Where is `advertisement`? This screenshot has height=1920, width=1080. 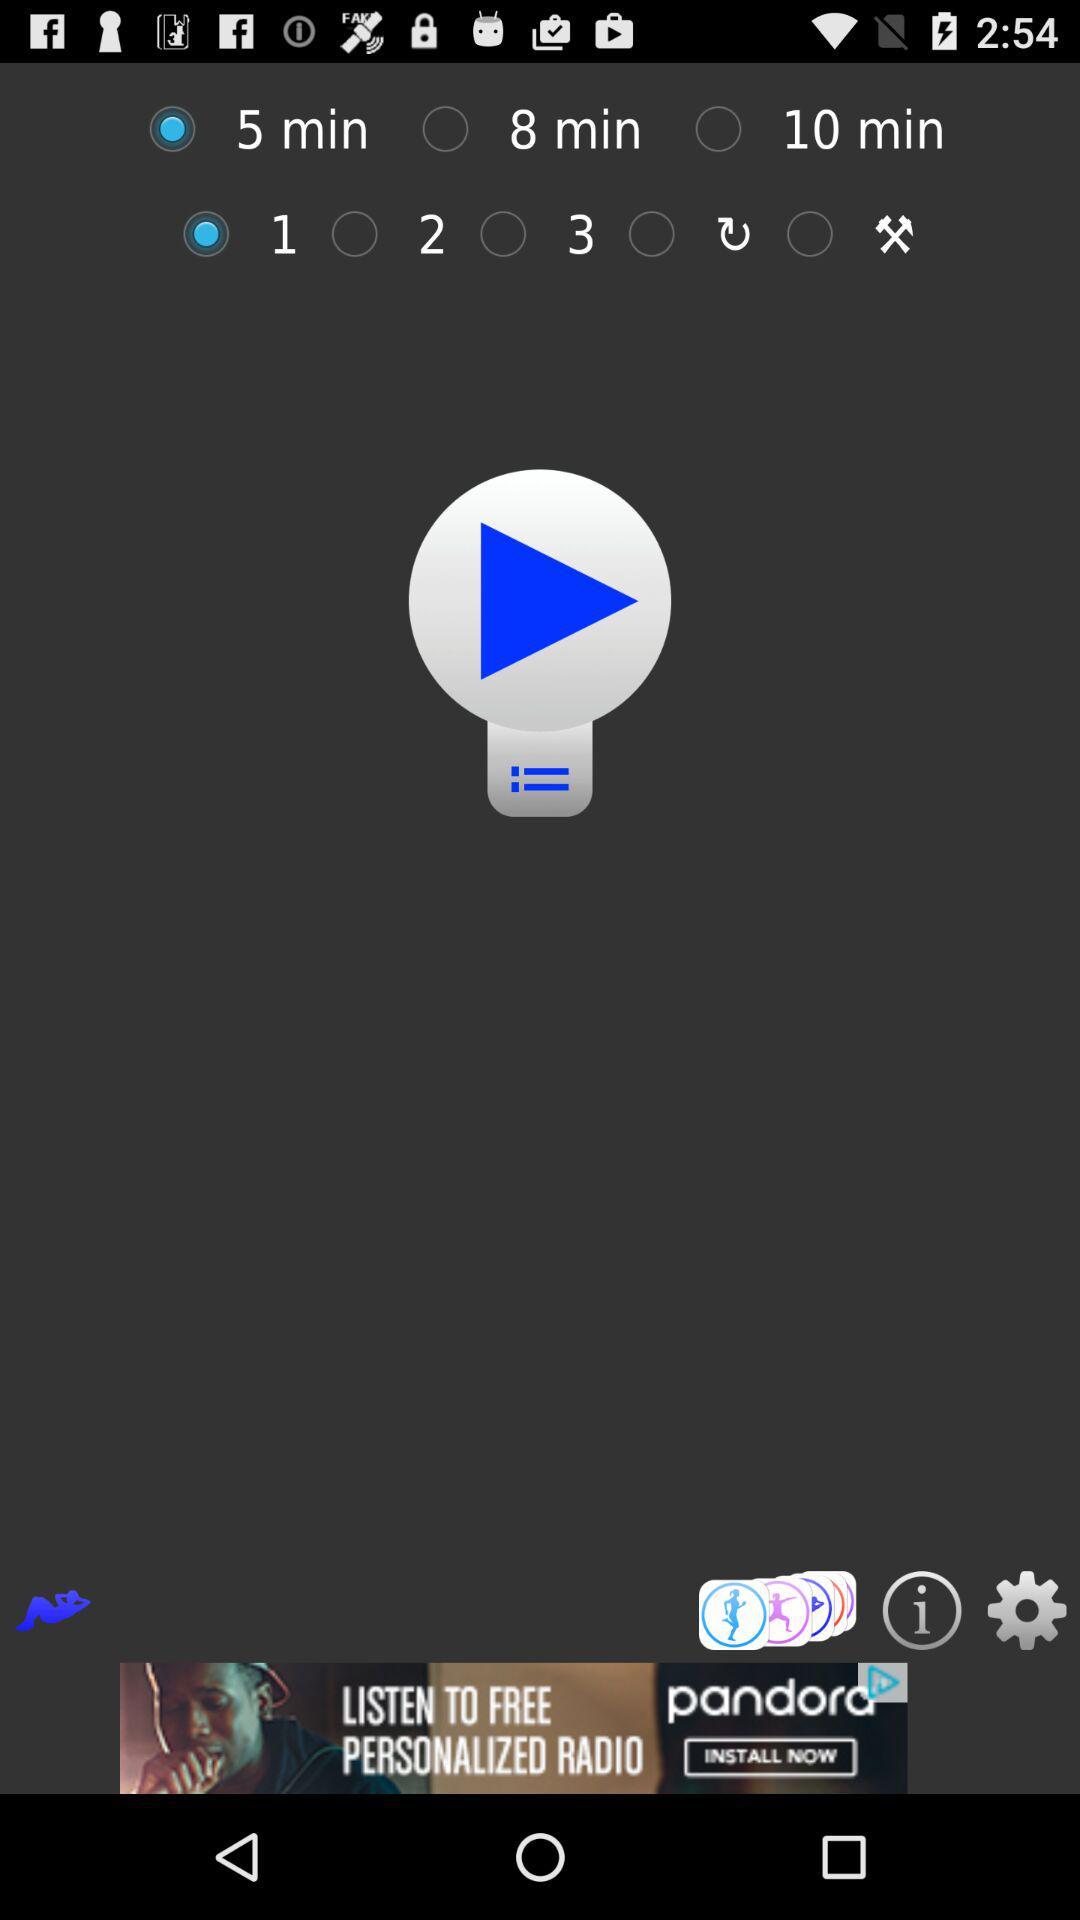
advertisement is located at coordinates (540, 1727).